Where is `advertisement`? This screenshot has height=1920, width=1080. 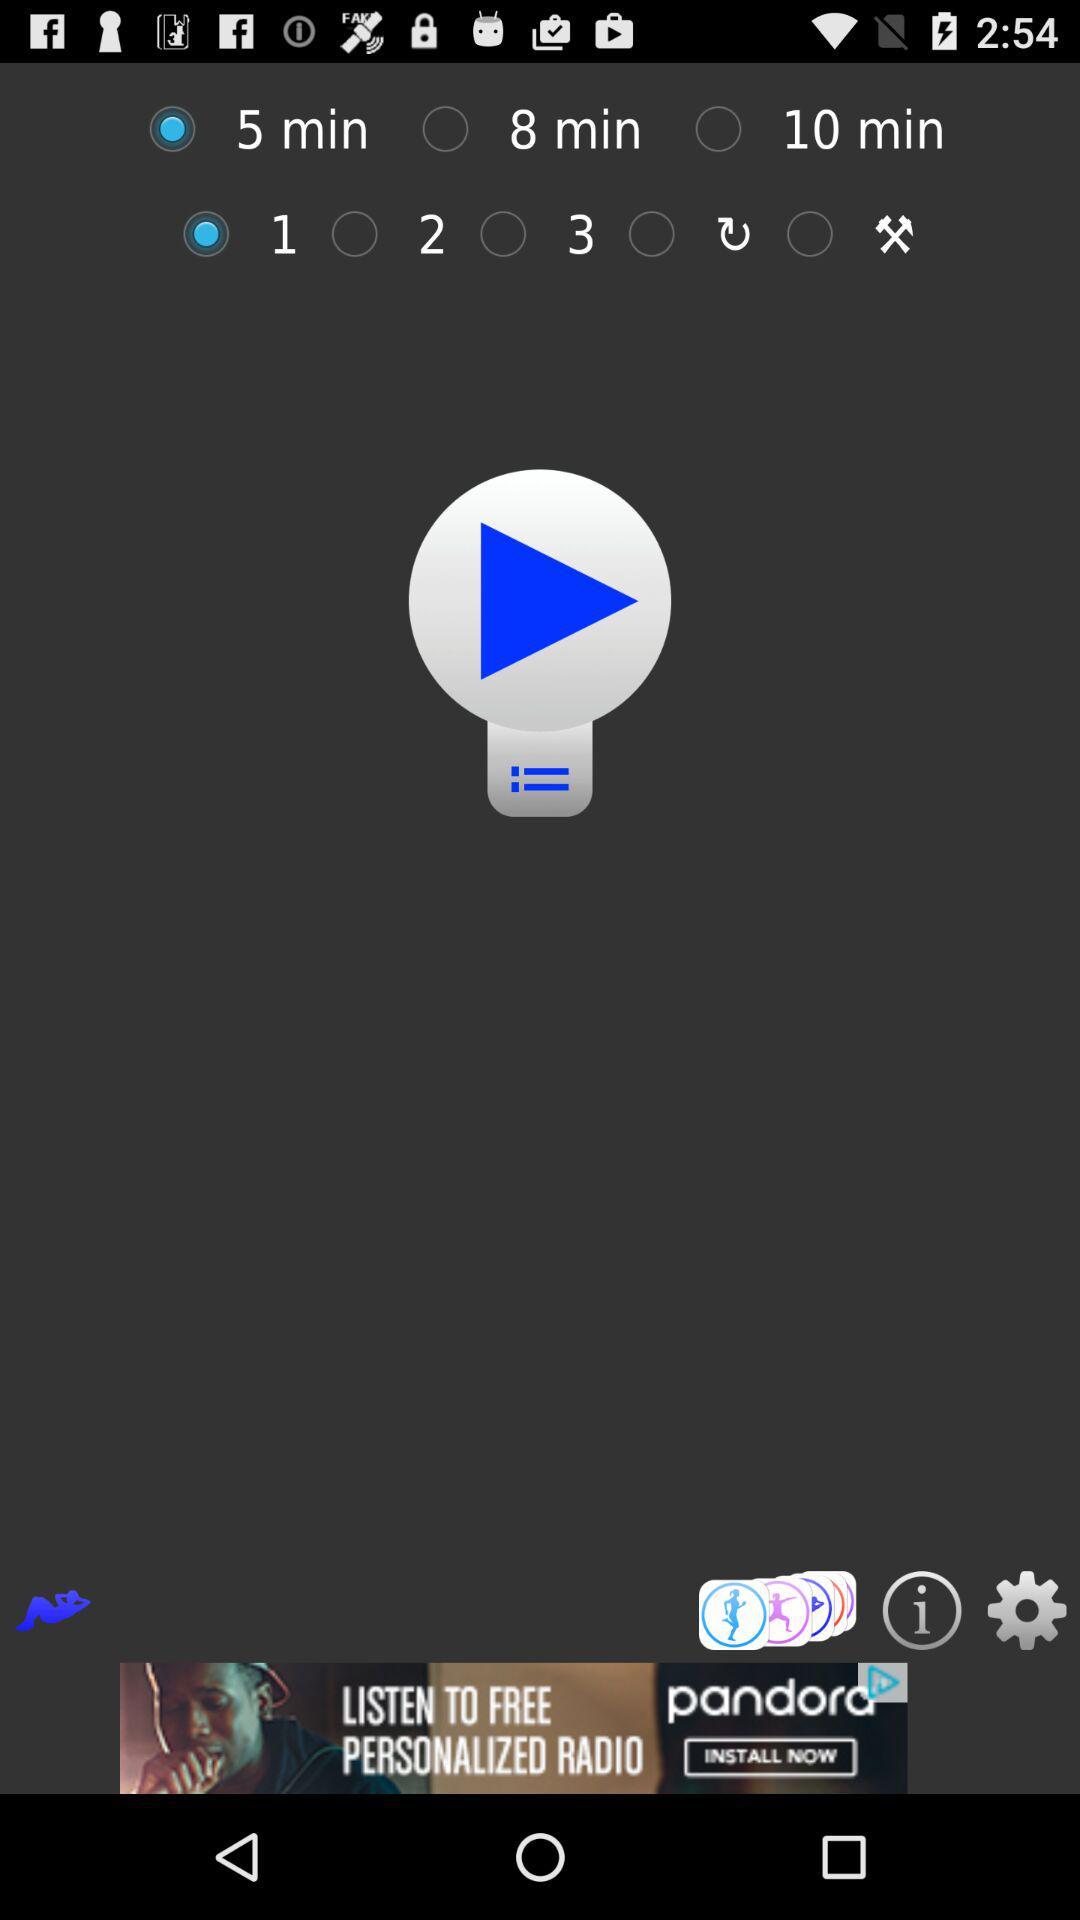
advertisement is located at coordinates (540, 1727).